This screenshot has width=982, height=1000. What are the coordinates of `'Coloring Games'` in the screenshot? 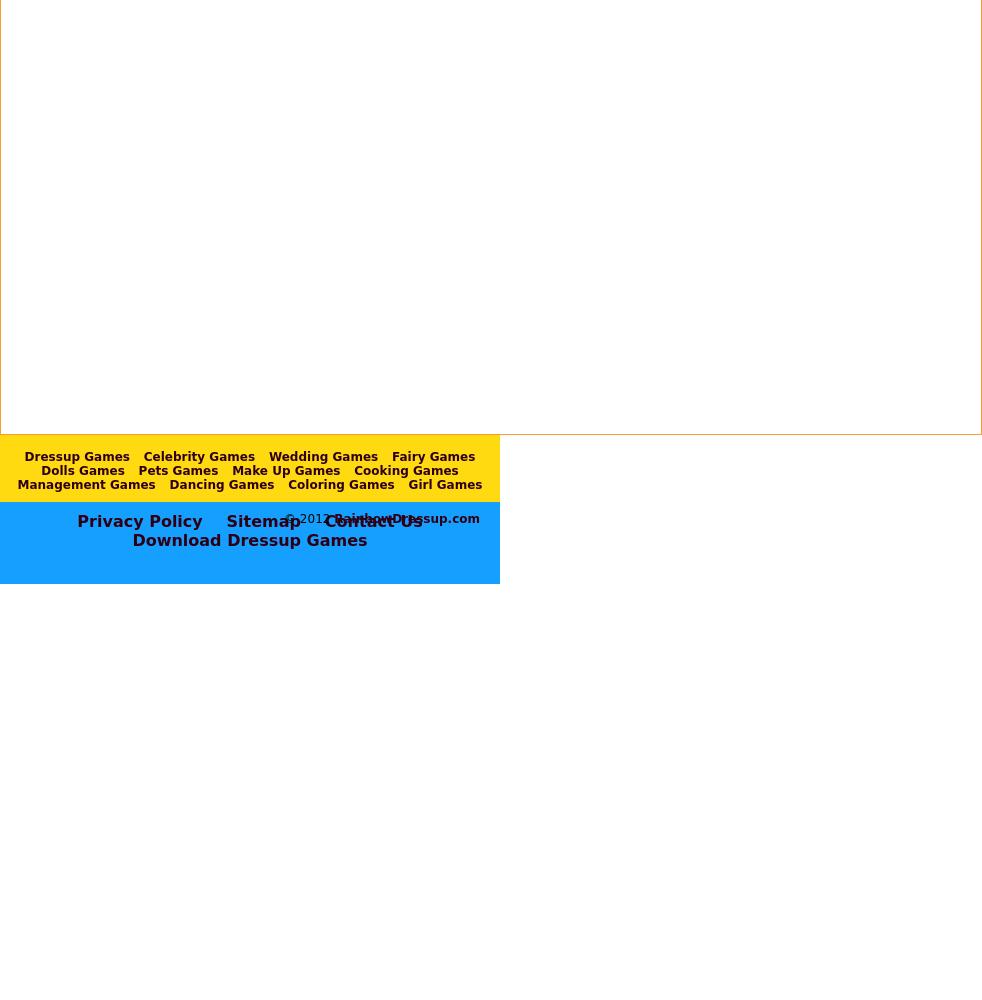 It's located at (341, 483).